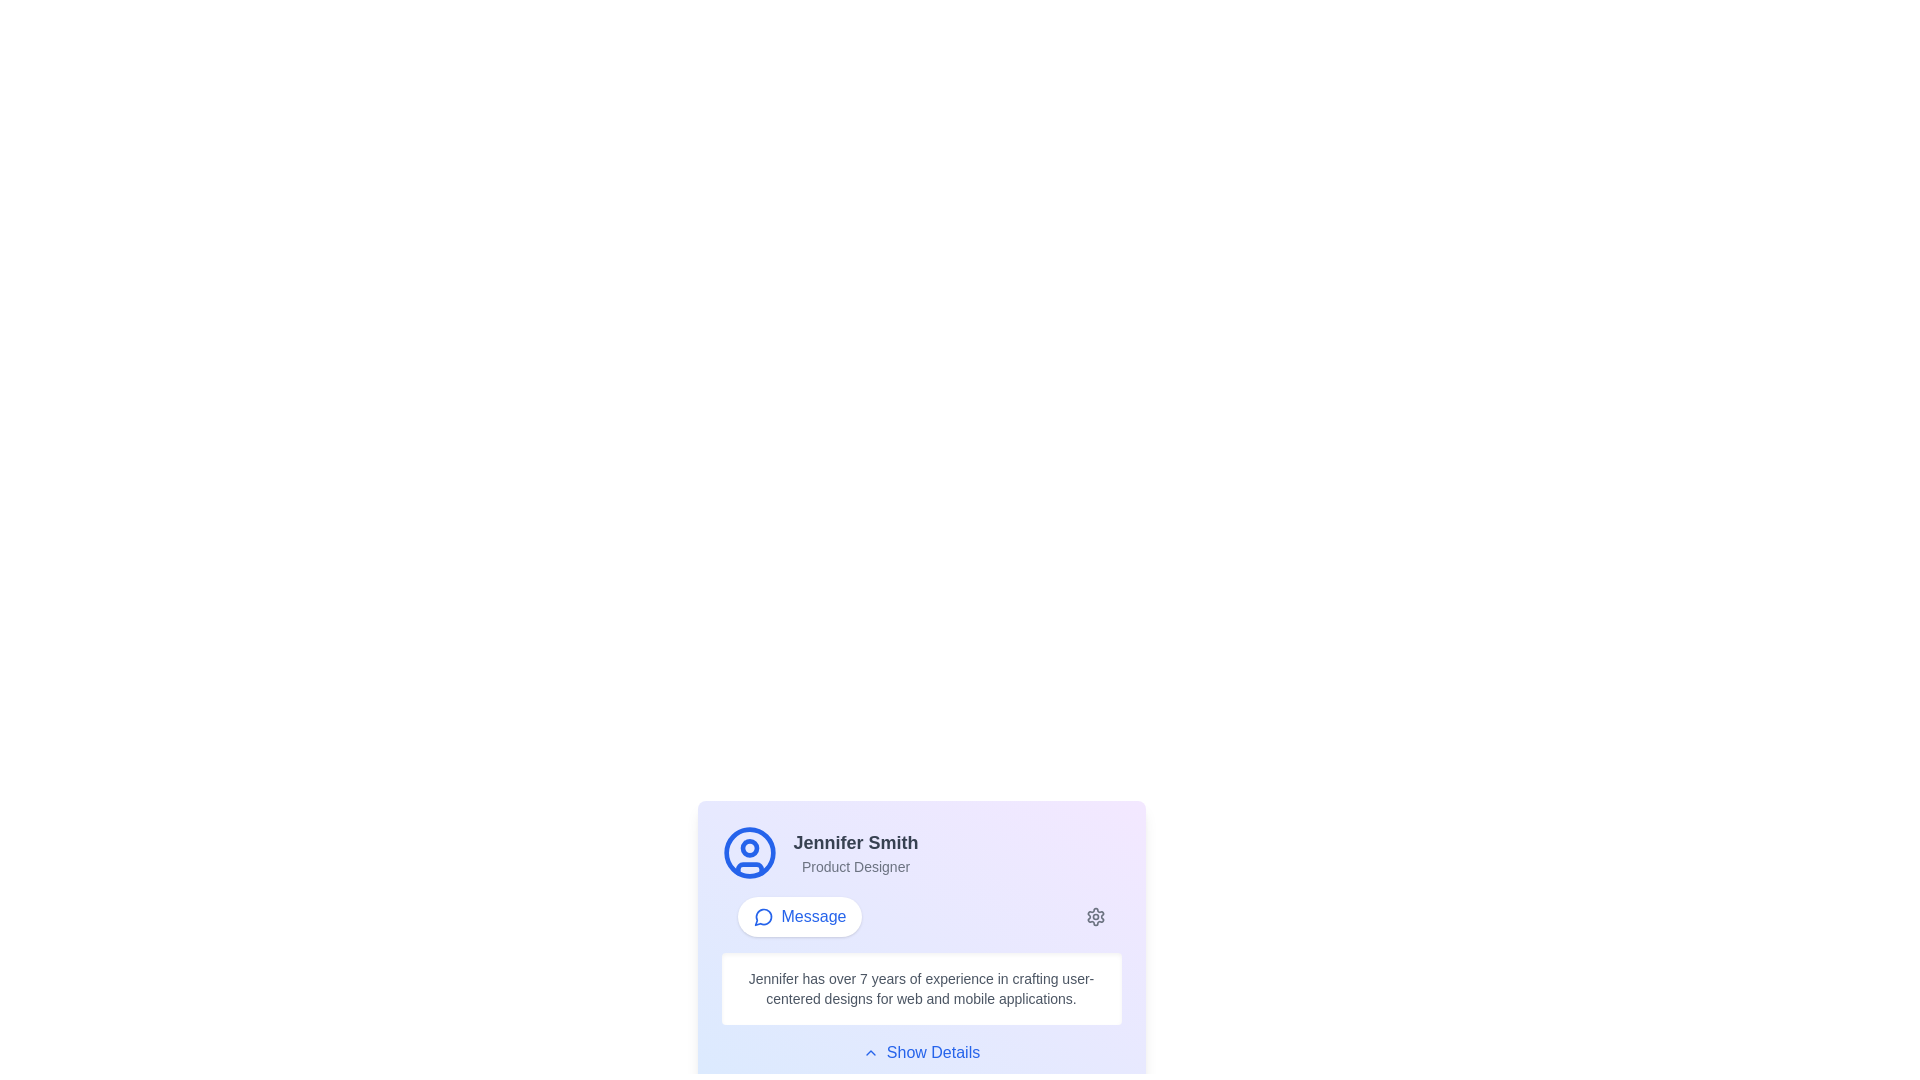 The width and height of the screenshot is (1920, 1080). I want to click on the rounded rectangular button labeled 'Message' with a speech bubble icon to initiate the messaging interface, so click(798, 917).